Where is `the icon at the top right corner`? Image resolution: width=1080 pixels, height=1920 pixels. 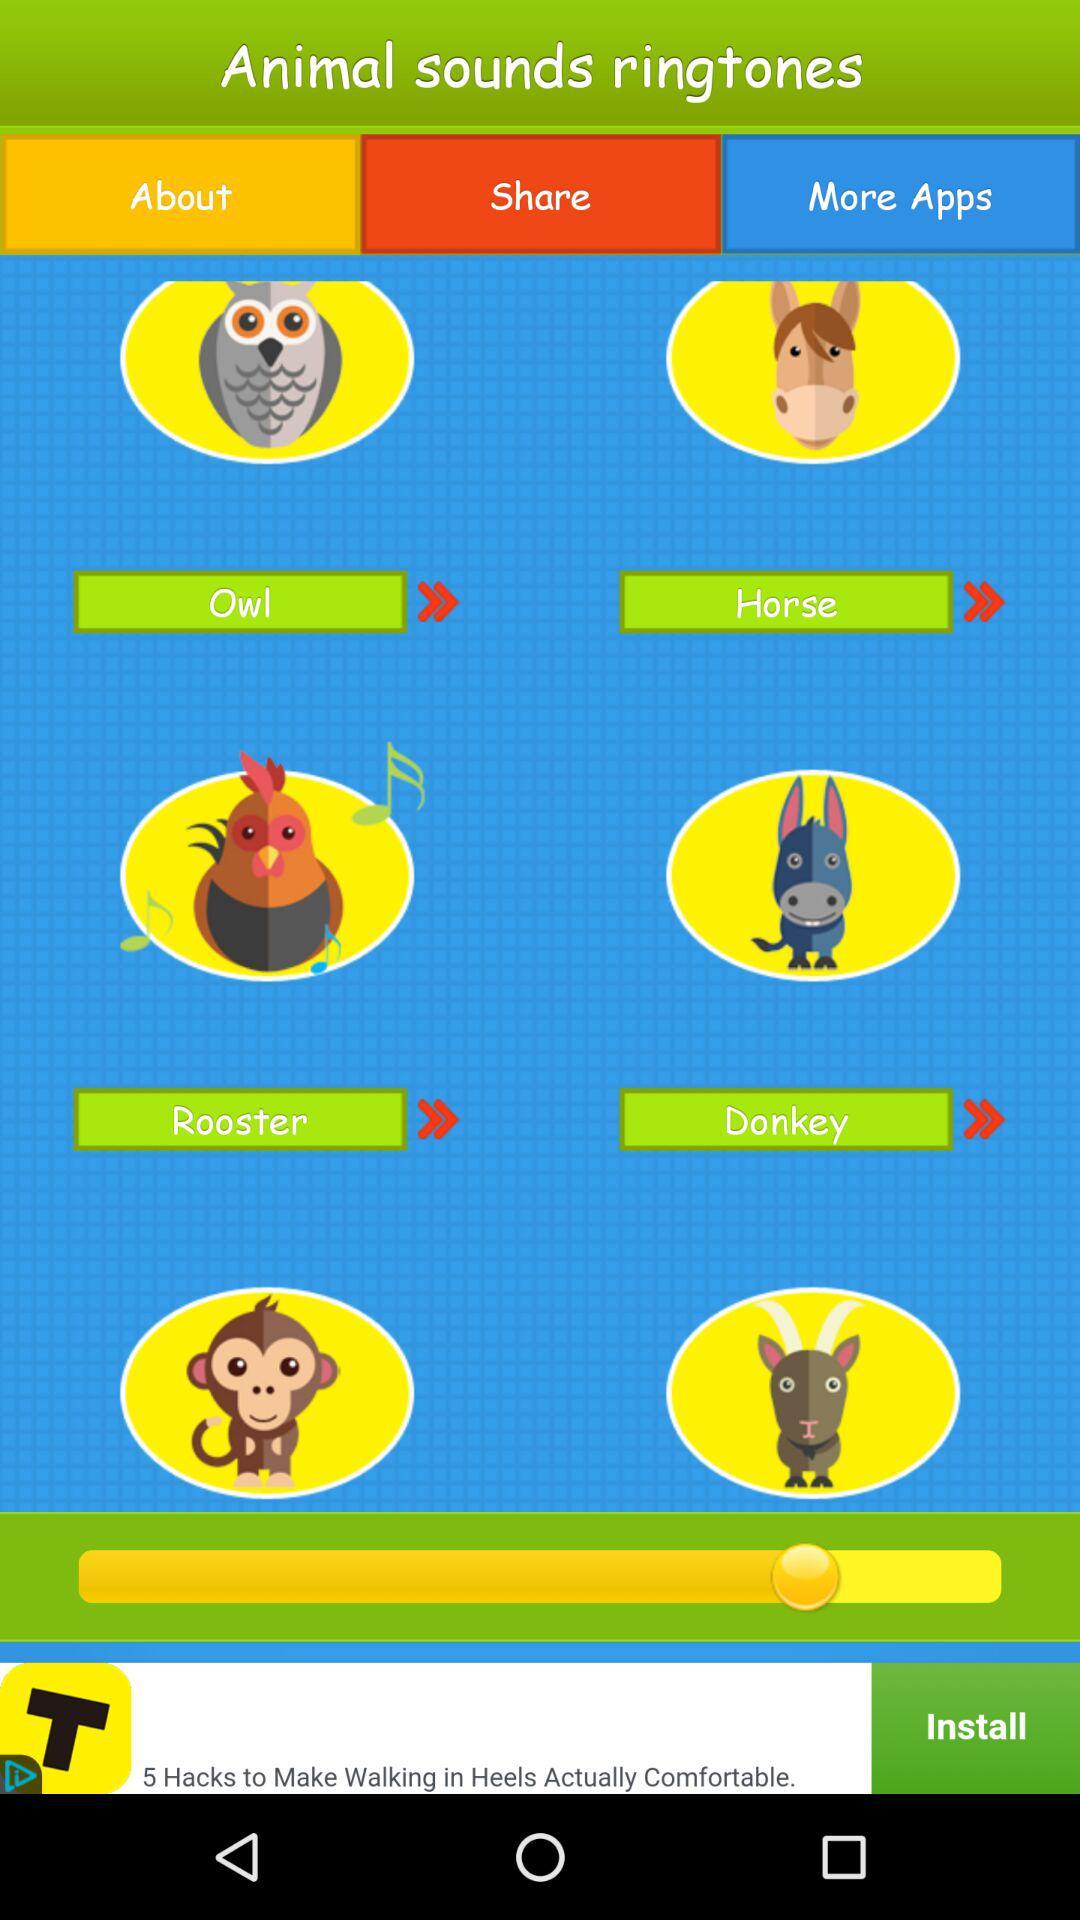 the icon at the top right corner is located at coordinates (900, 194).